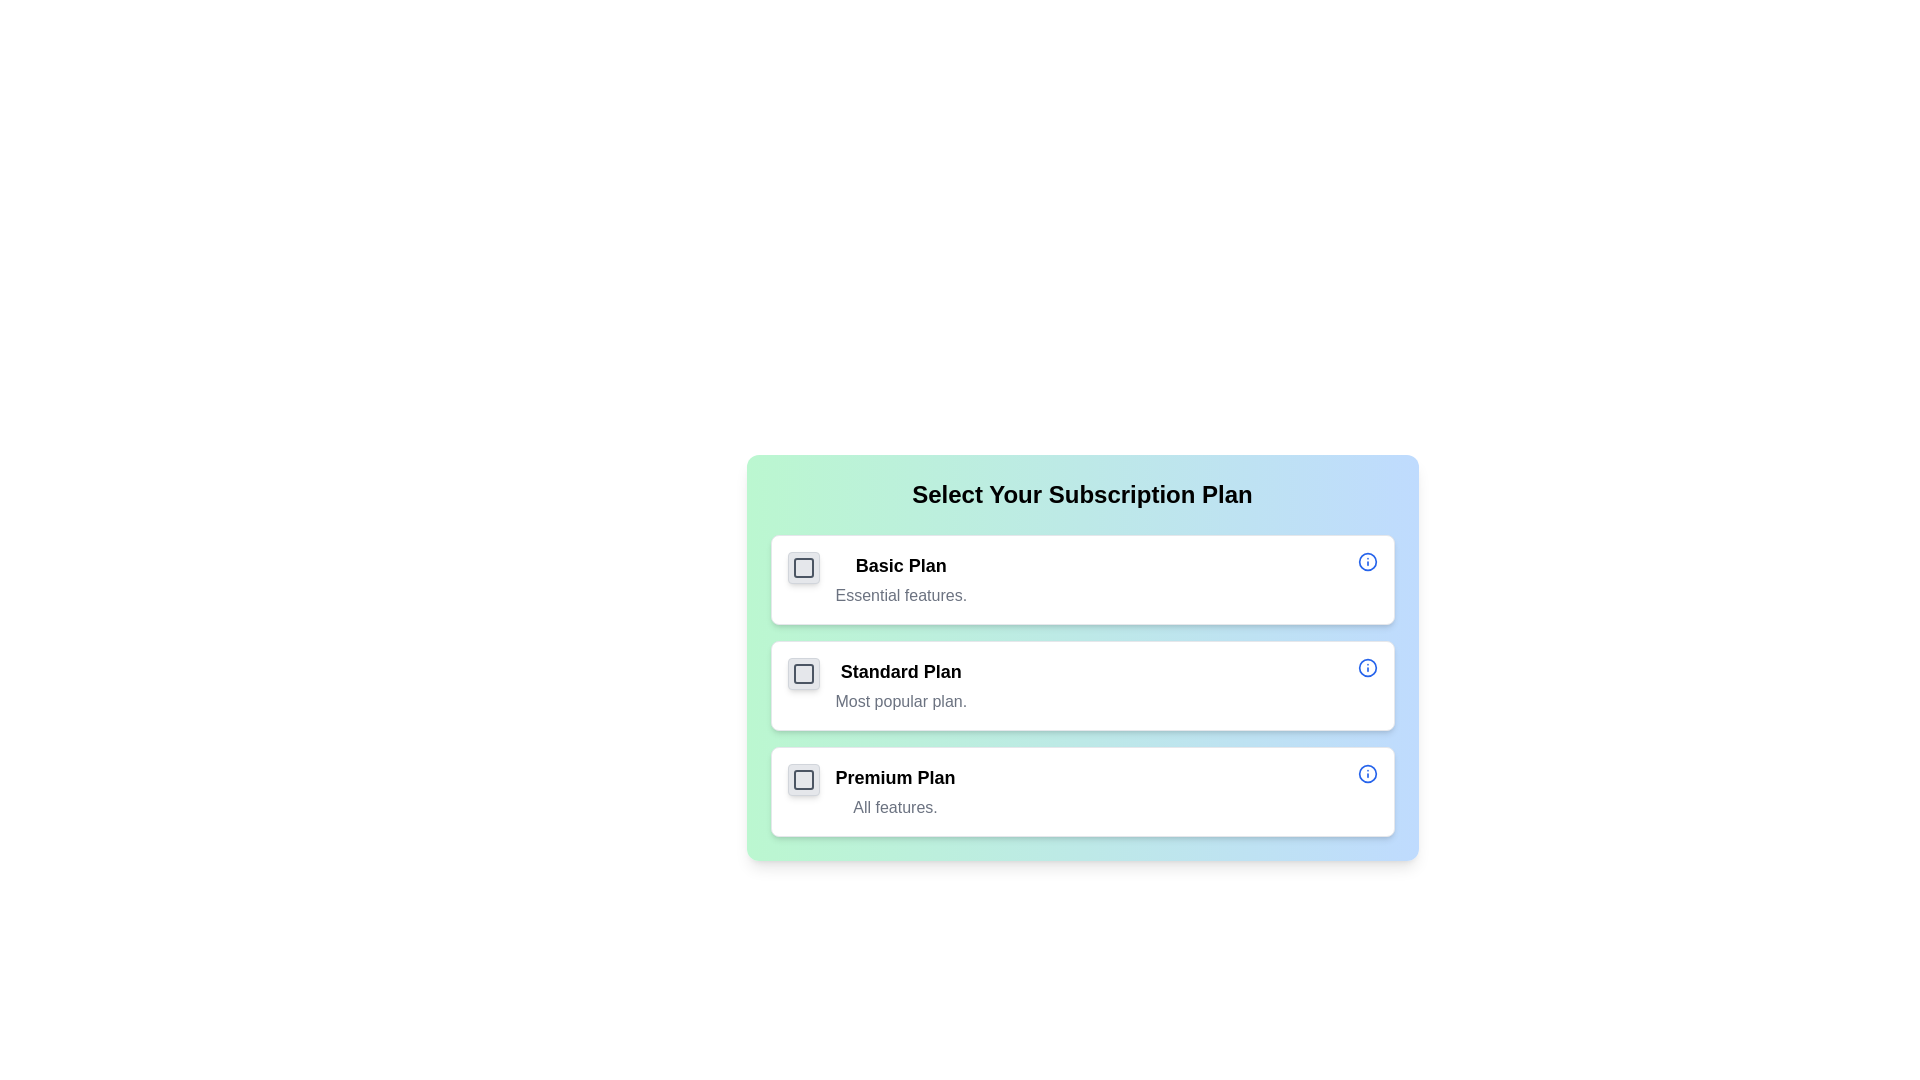 The width and height of the screenshot is (1920, 1080). Describe the element at coordinates (894, 790) in the screenshot. I see `the 'Premium Plan' text label located in the third card of the subscription options, positioned below the 'Standard Plan' card in the 'Select Your Subscription Plan' section` at that location.